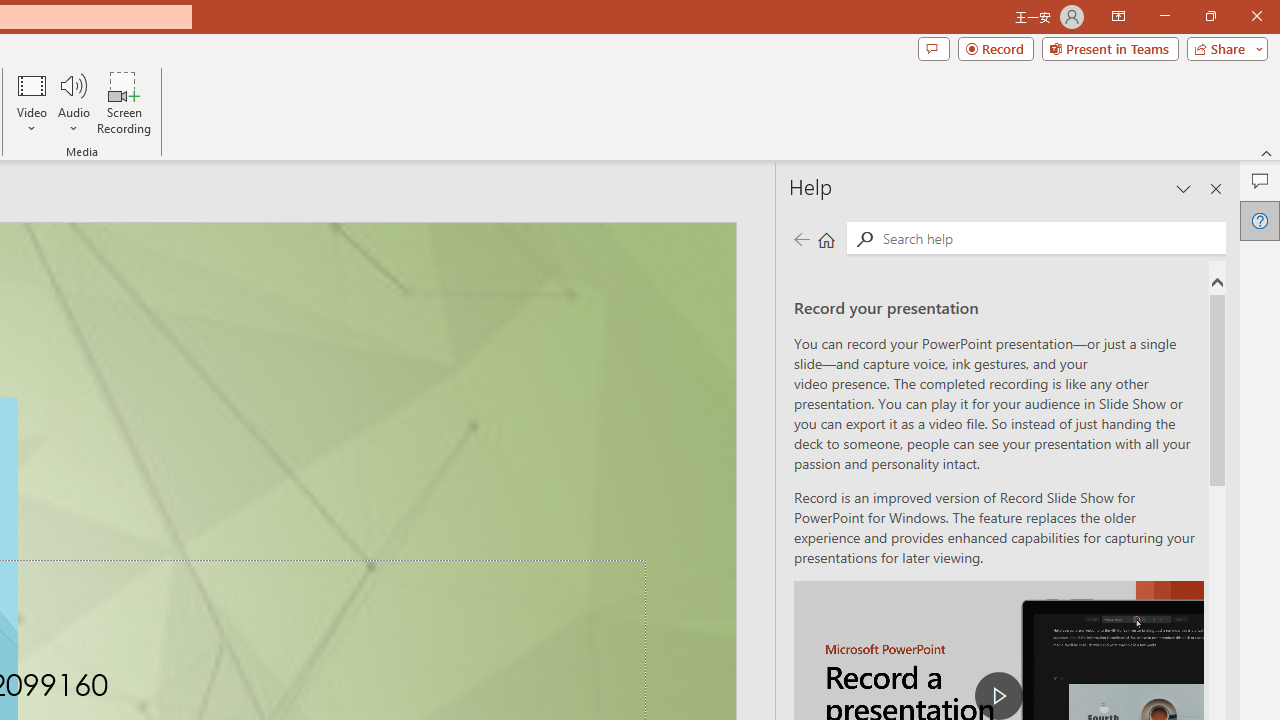  I want to click on 'Previous page', so click(801, 238).